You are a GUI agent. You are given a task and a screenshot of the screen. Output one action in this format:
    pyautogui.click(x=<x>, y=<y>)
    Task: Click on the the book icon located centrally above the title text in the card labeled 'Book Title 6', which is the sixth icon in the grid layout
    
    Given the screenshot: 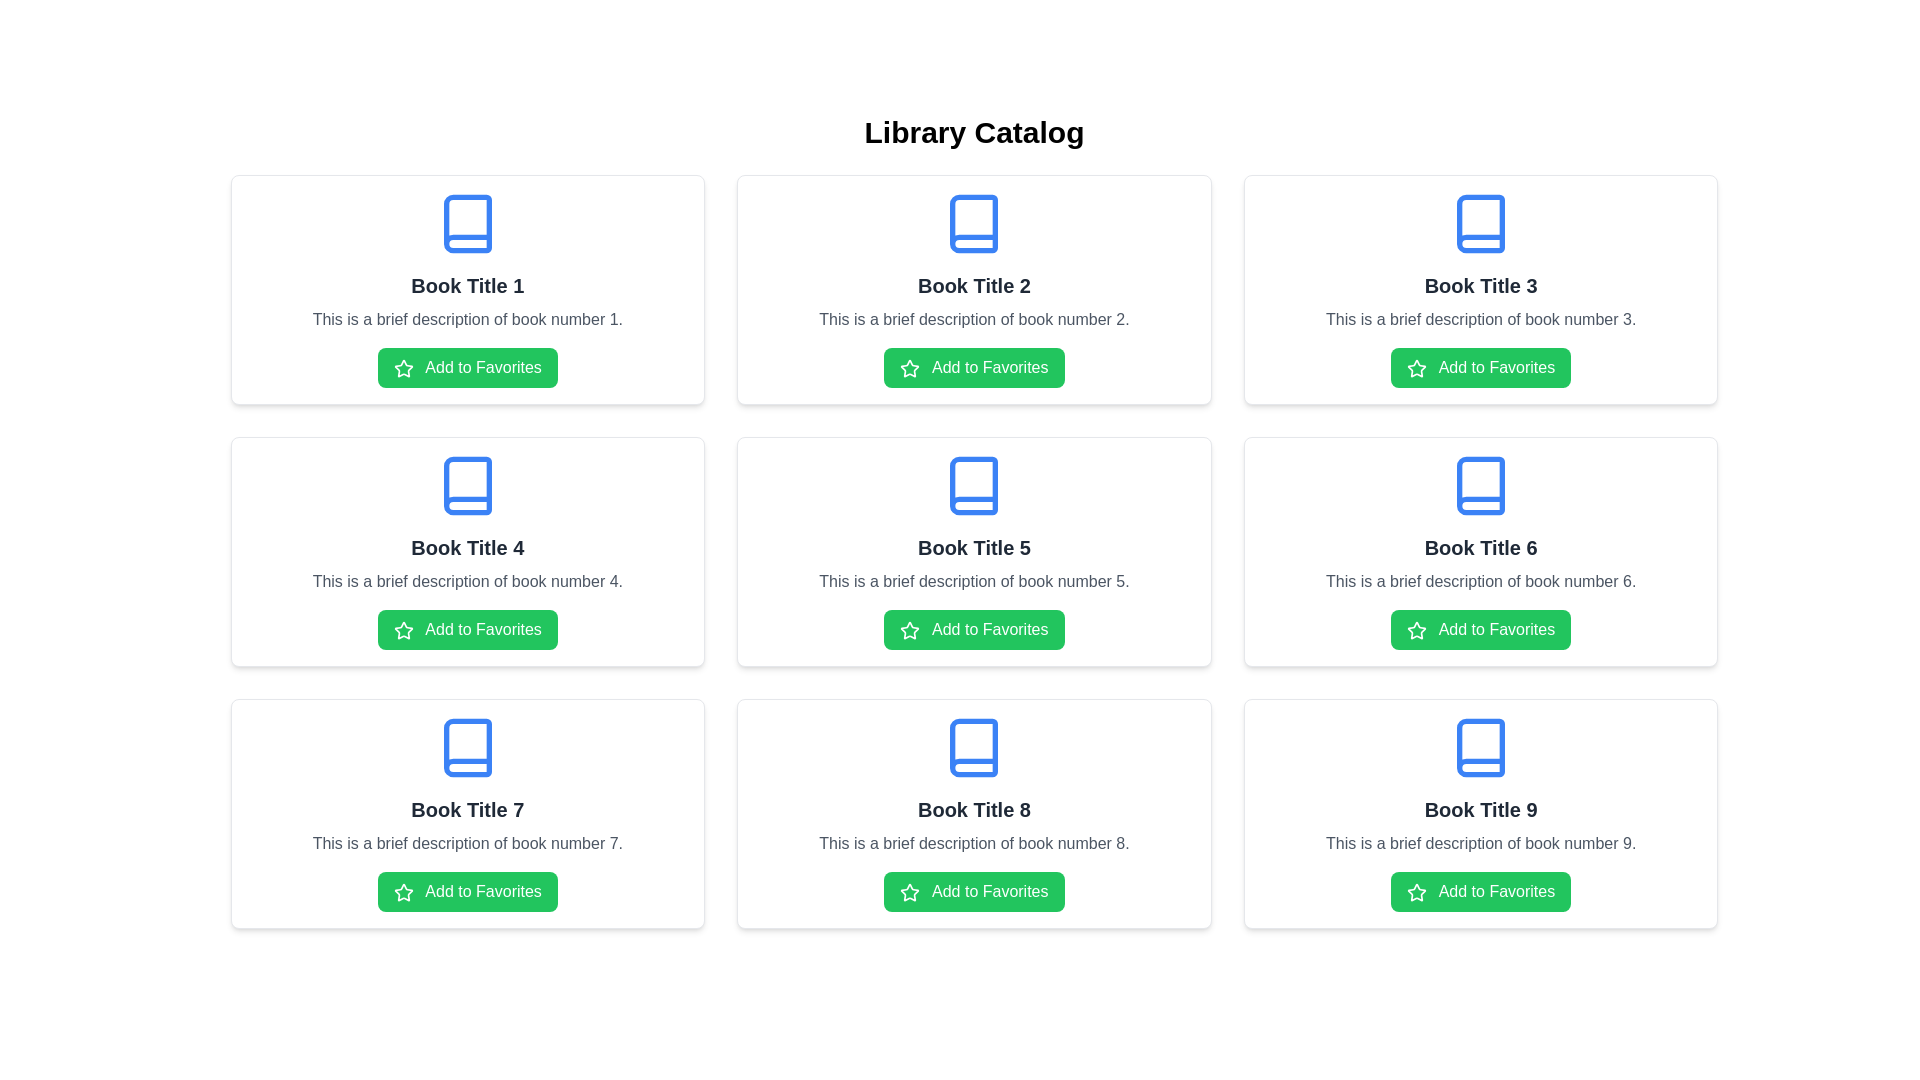 What is the action you would take?
    pyautogui.click(x=1481, y=486)
    